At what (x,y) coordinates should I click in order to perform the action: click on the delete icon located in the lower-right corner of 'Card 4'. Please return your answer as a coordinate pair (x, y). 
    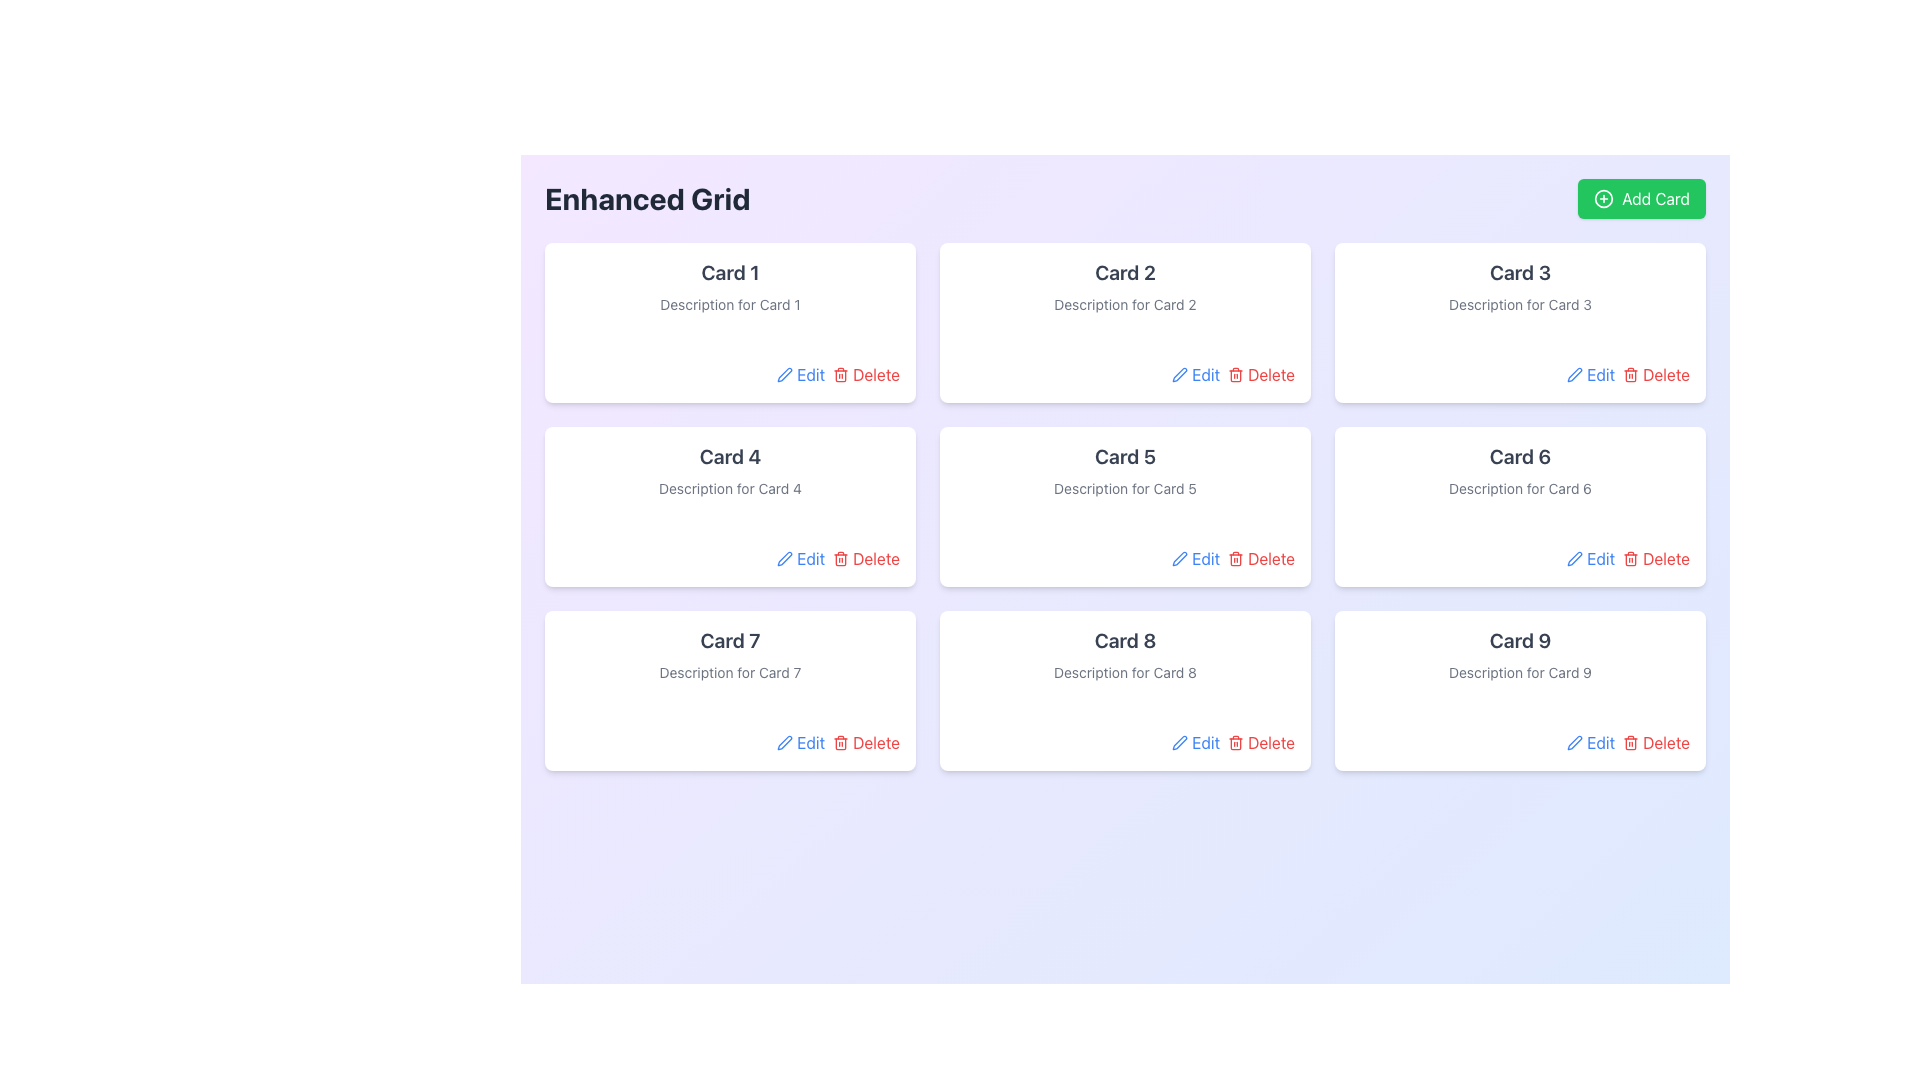
    Looking at the image, I should click on (841, 559).